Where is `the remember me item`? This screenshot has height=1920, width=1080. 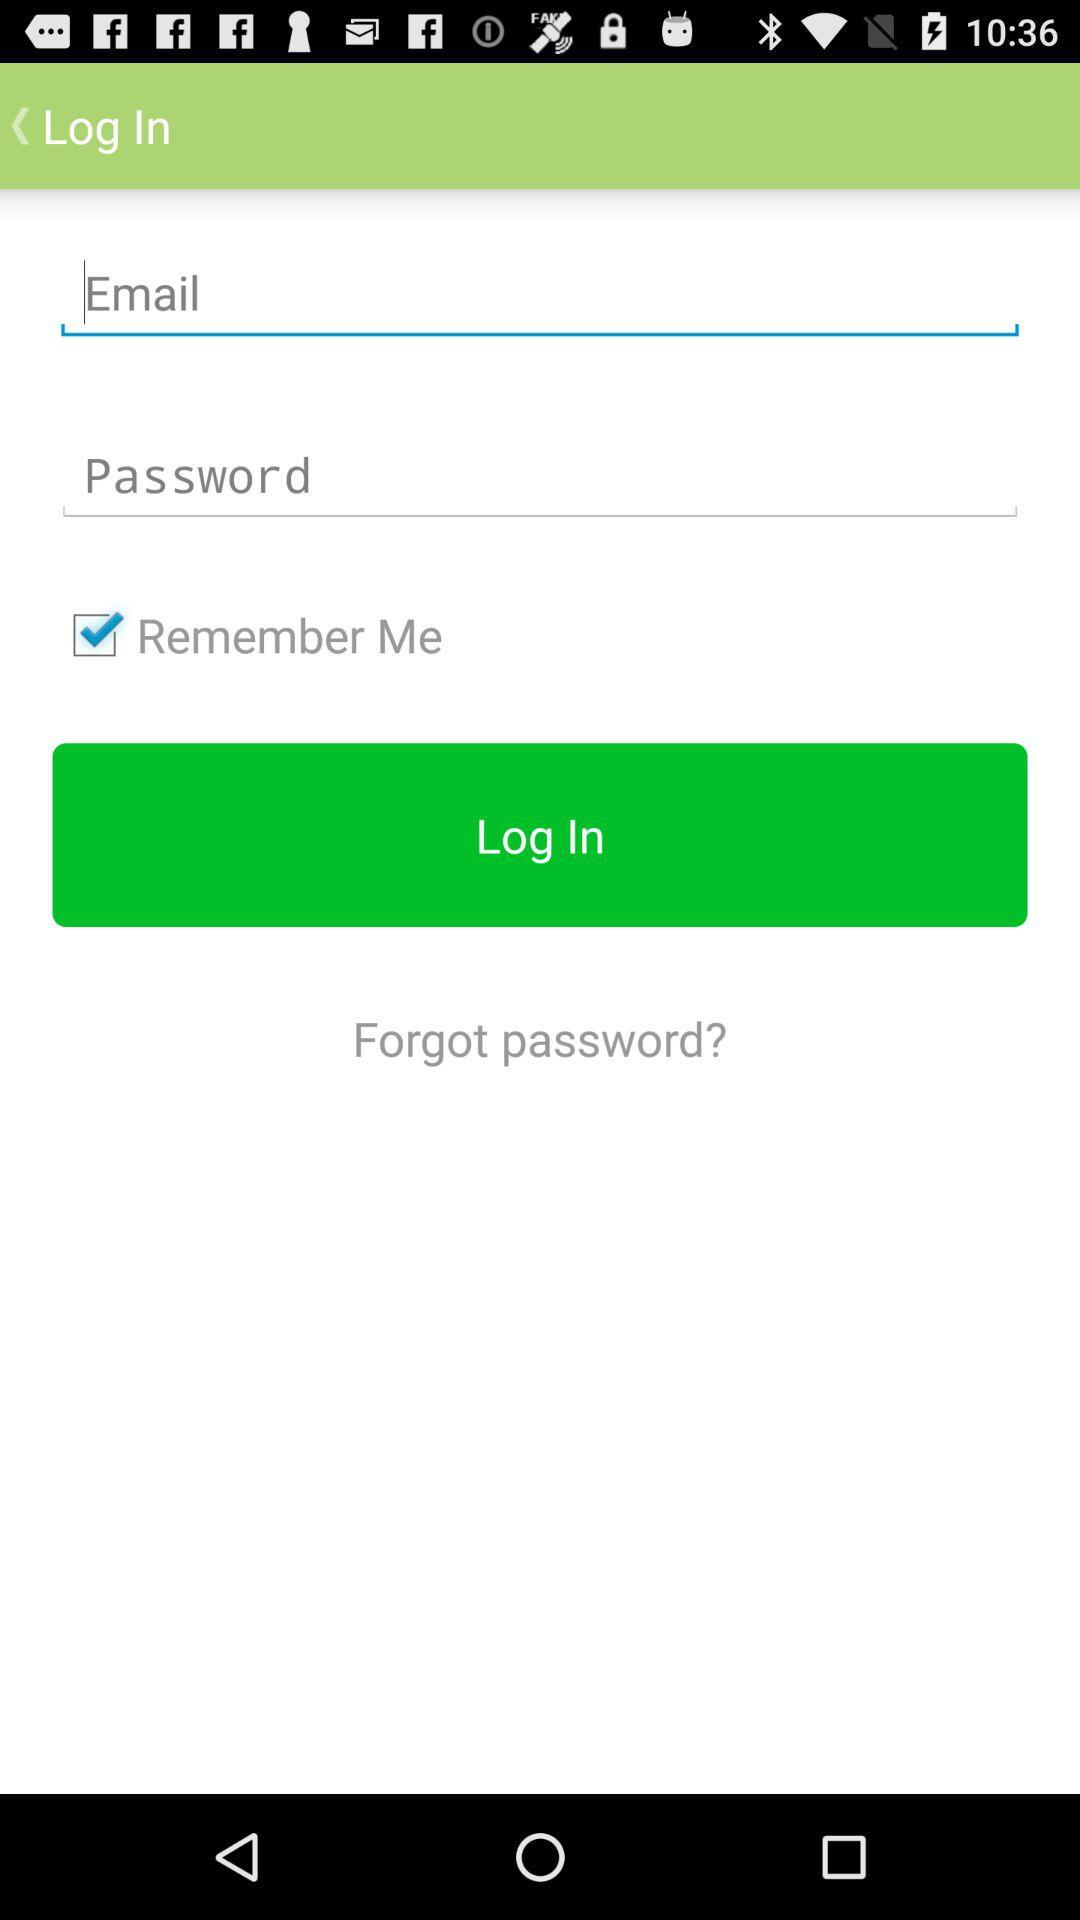 the remember me item is located at coordinates (246, 634).